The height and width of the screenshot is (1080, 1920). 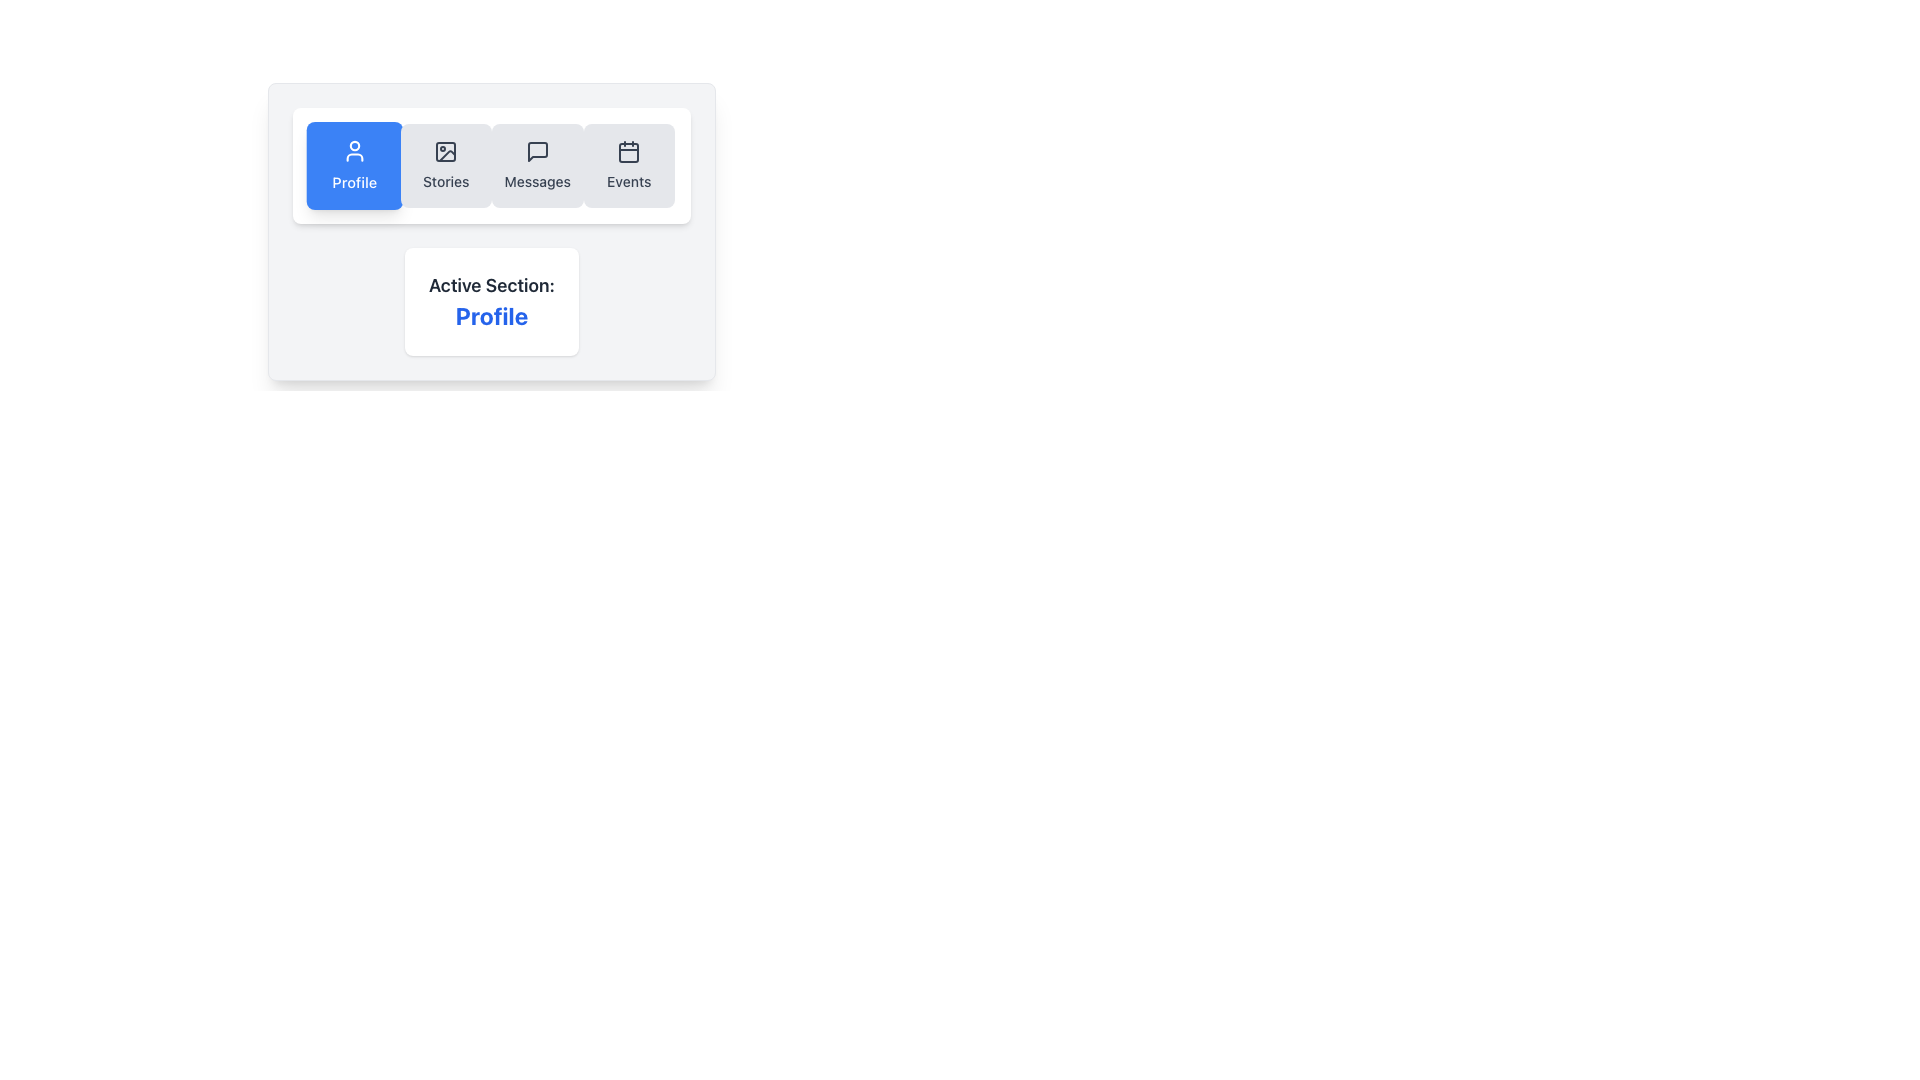 What do you see at coordinates (354, 164) in the screenshot?
I see `the 'Profile' navigational button located at the extreme left of the horizontal row of buttons` at bounding box center [354, 164].